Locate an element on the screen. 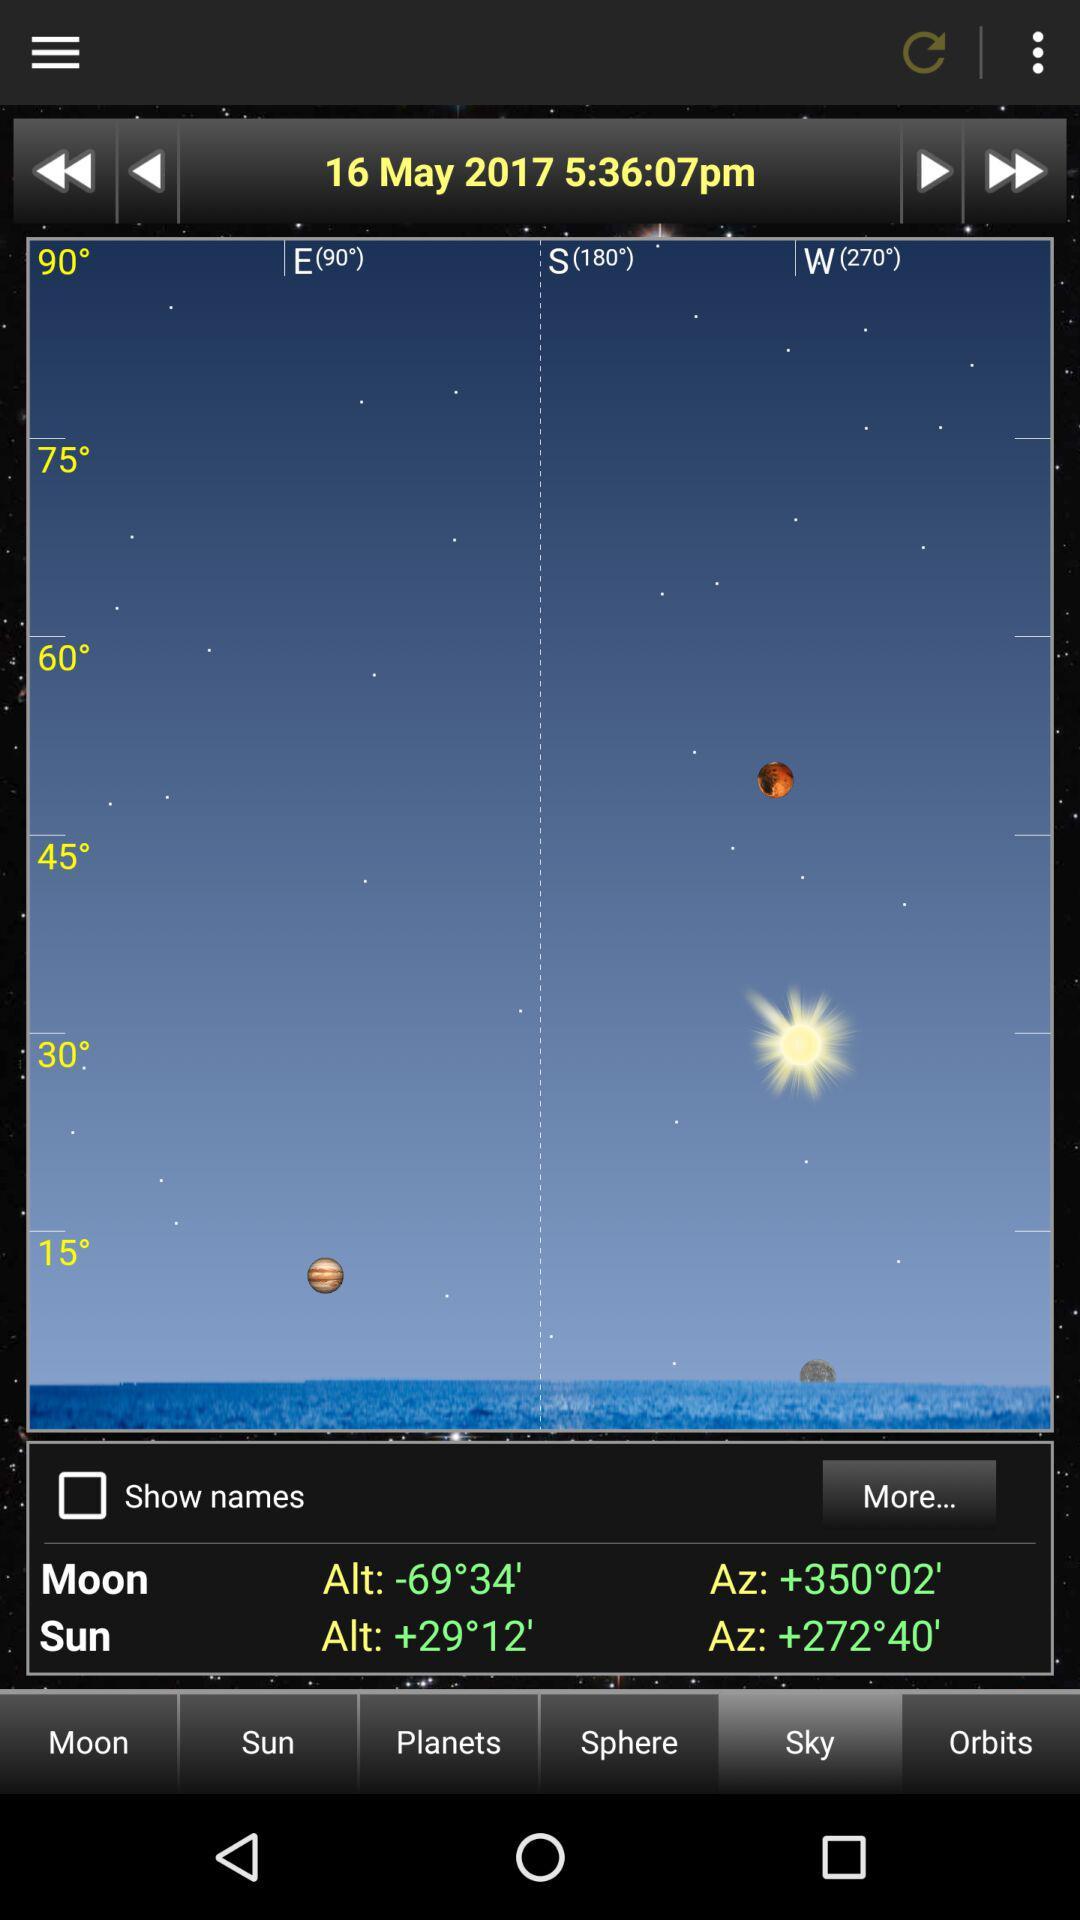 This screenshot has width=1080, height=1920. fast forward is located at coordinates (1015, 171).